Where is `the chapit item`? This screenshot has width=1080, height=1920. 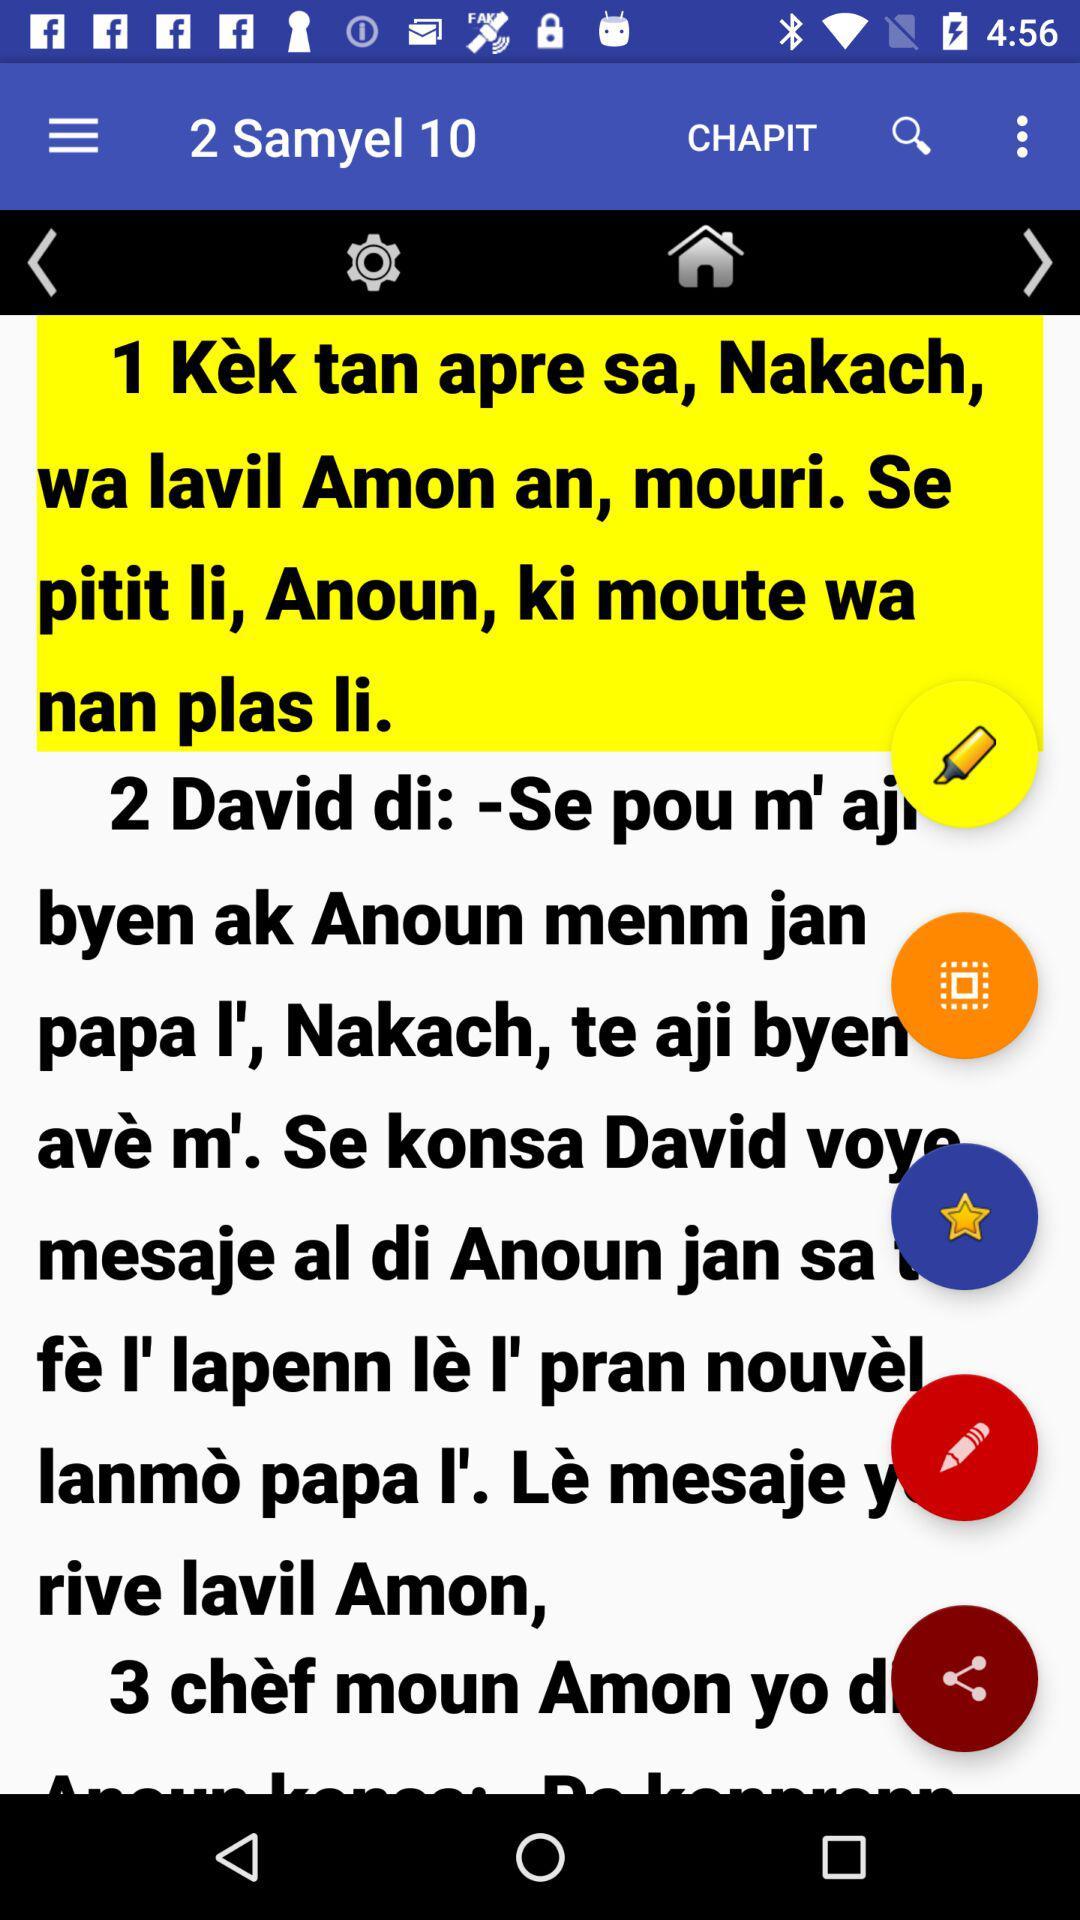
the chapit item is located at coordinates (752, 135).